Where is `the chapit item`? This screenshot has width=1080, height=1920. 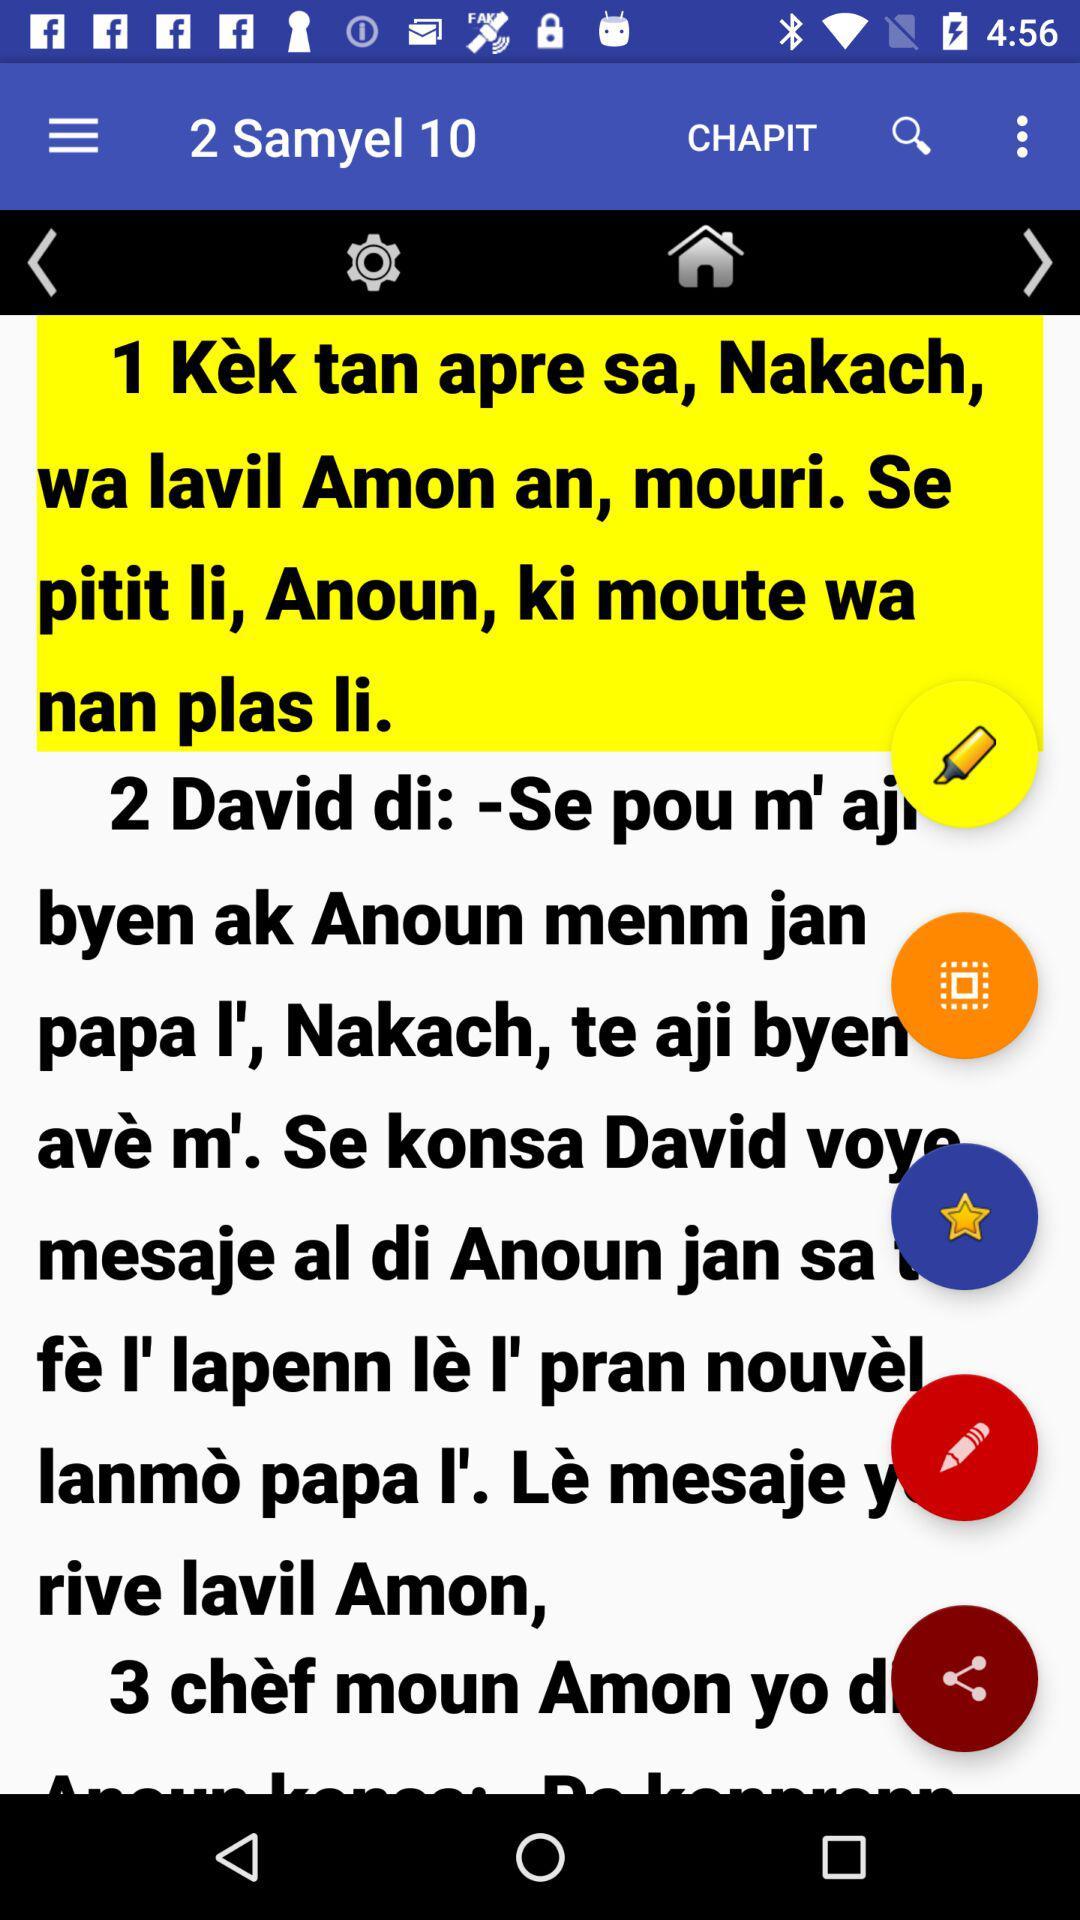
the chapit item is located at coordinates (752, 135).